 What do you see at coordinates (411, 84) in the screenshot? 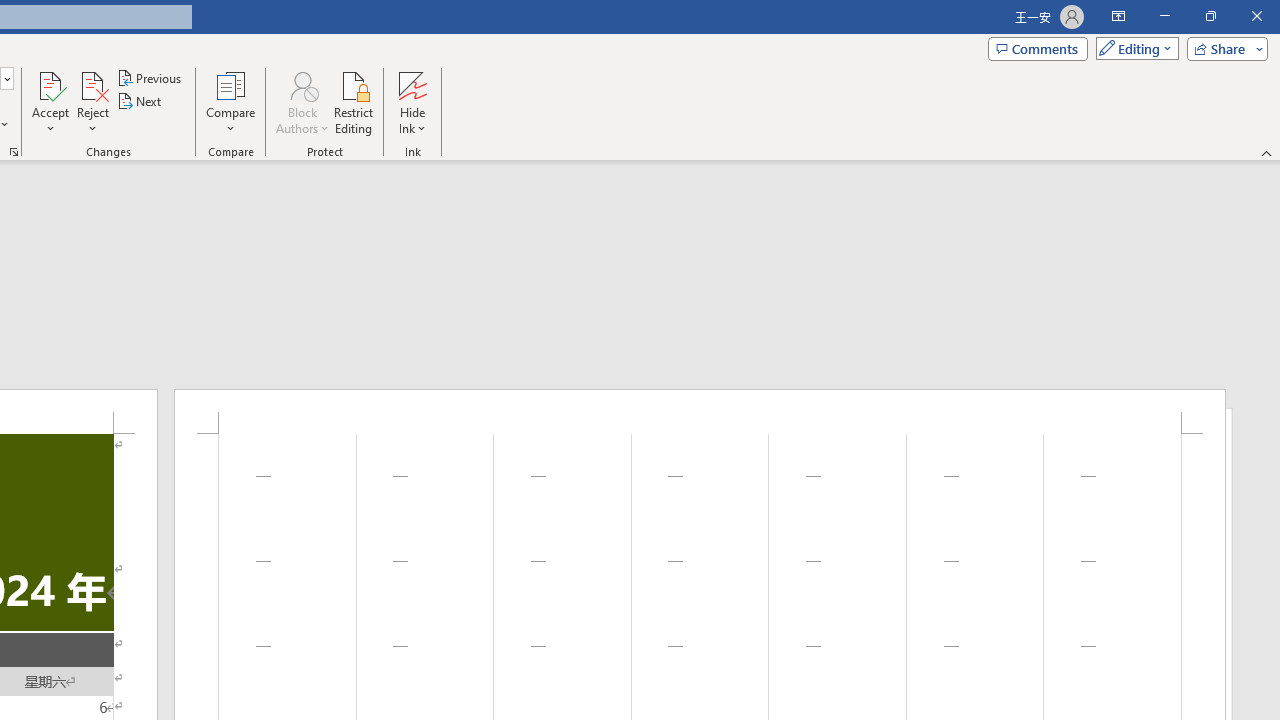
I see `'Hide Ink'` at bounding box center [411, 84].